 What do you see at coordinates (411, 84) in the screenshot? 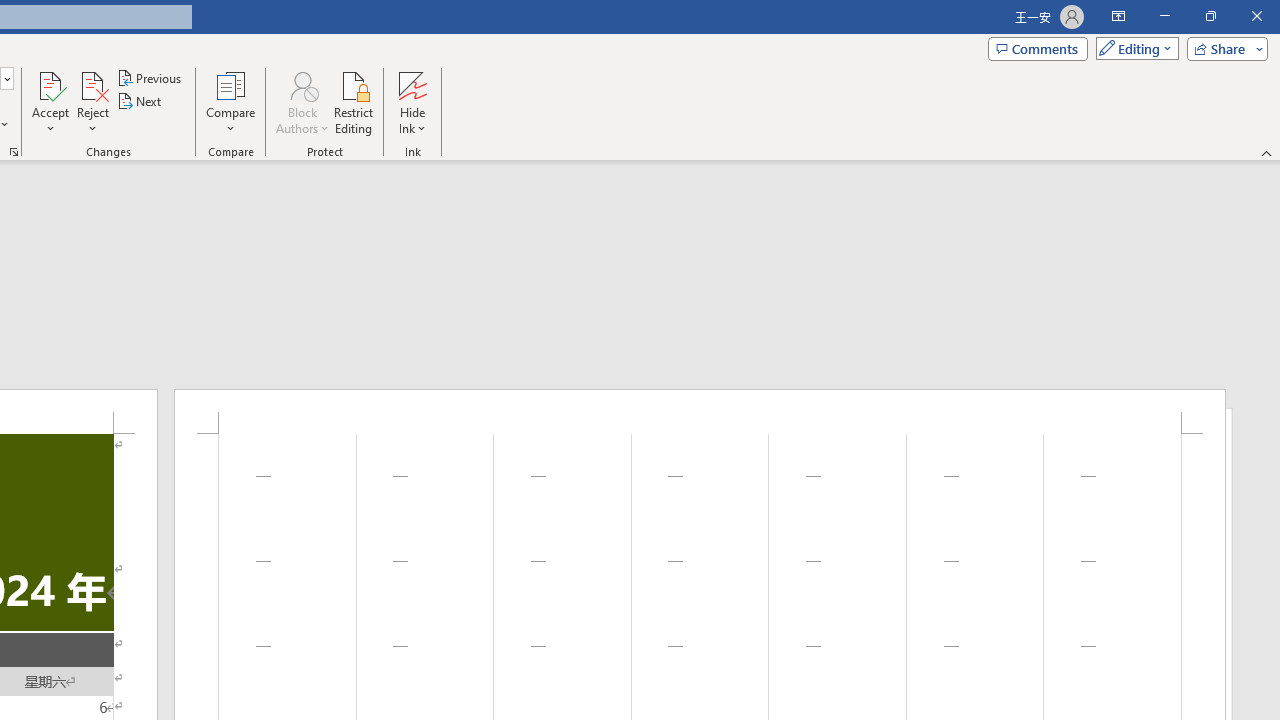
I see `'Hide Ink'` at bounding box center [411, 84].